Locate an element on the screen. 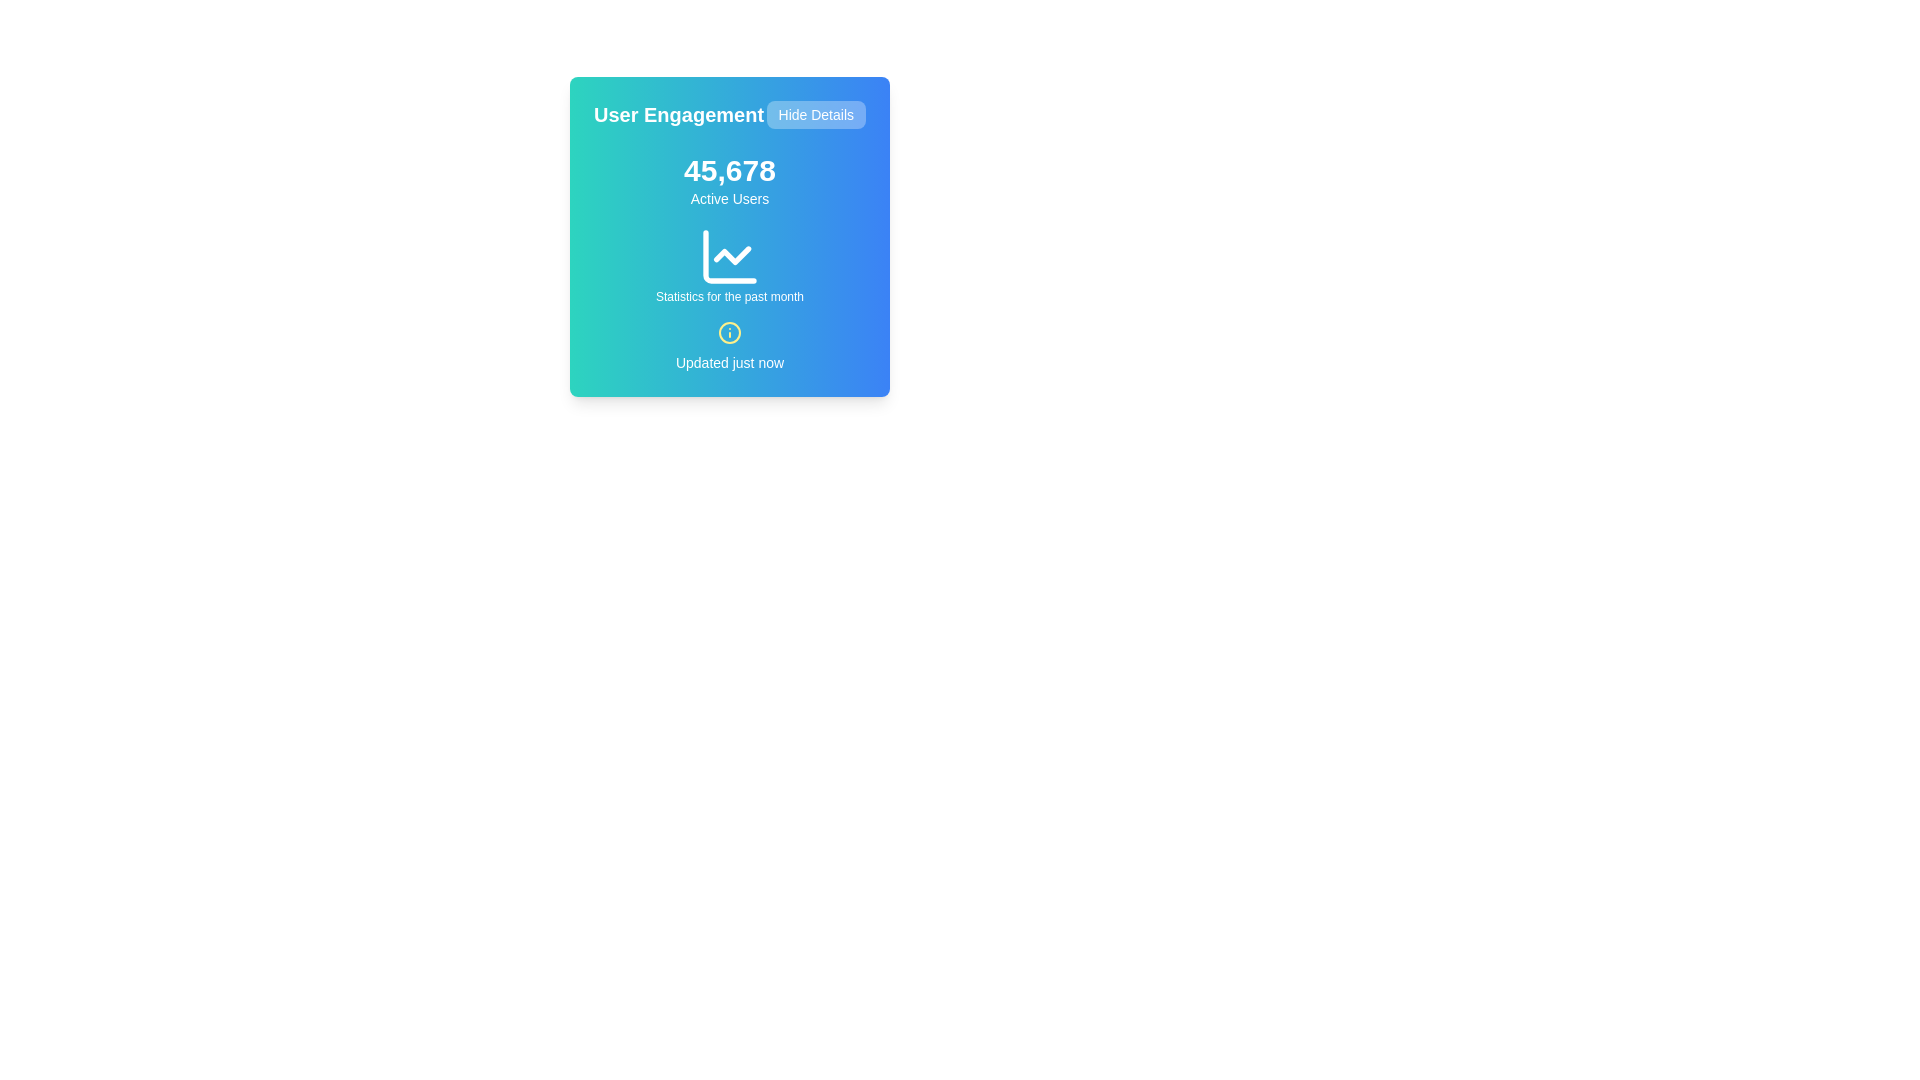 This screenshot has width=1920, height=1080. the informational graphic with a line chart icon and the text 'Statistics for the past month' is located at coordinates (728, 264).